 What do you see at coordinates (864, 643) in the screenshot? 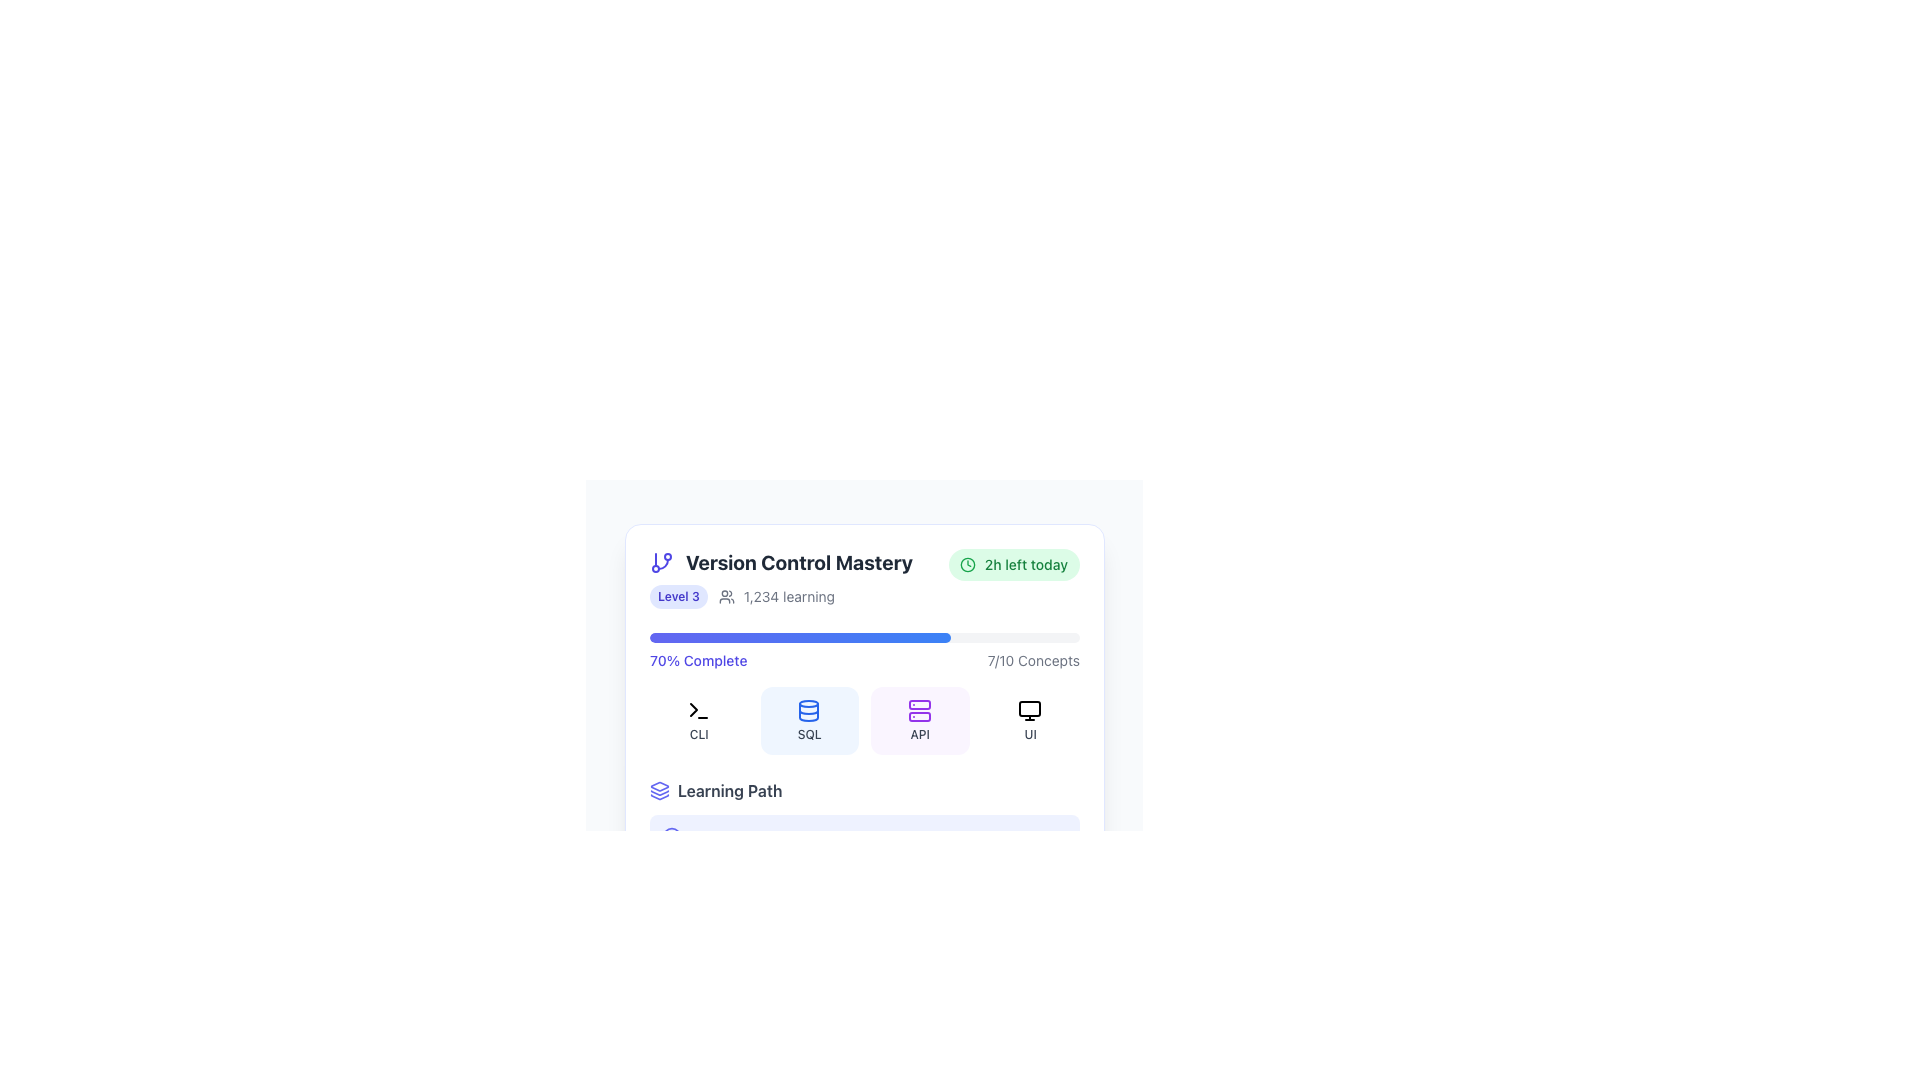
I see `the Progress Bar indicating 70% course completion, located below the level and duration details section in the 'Version Control Mastery' module` at bounding box center [864, 643].